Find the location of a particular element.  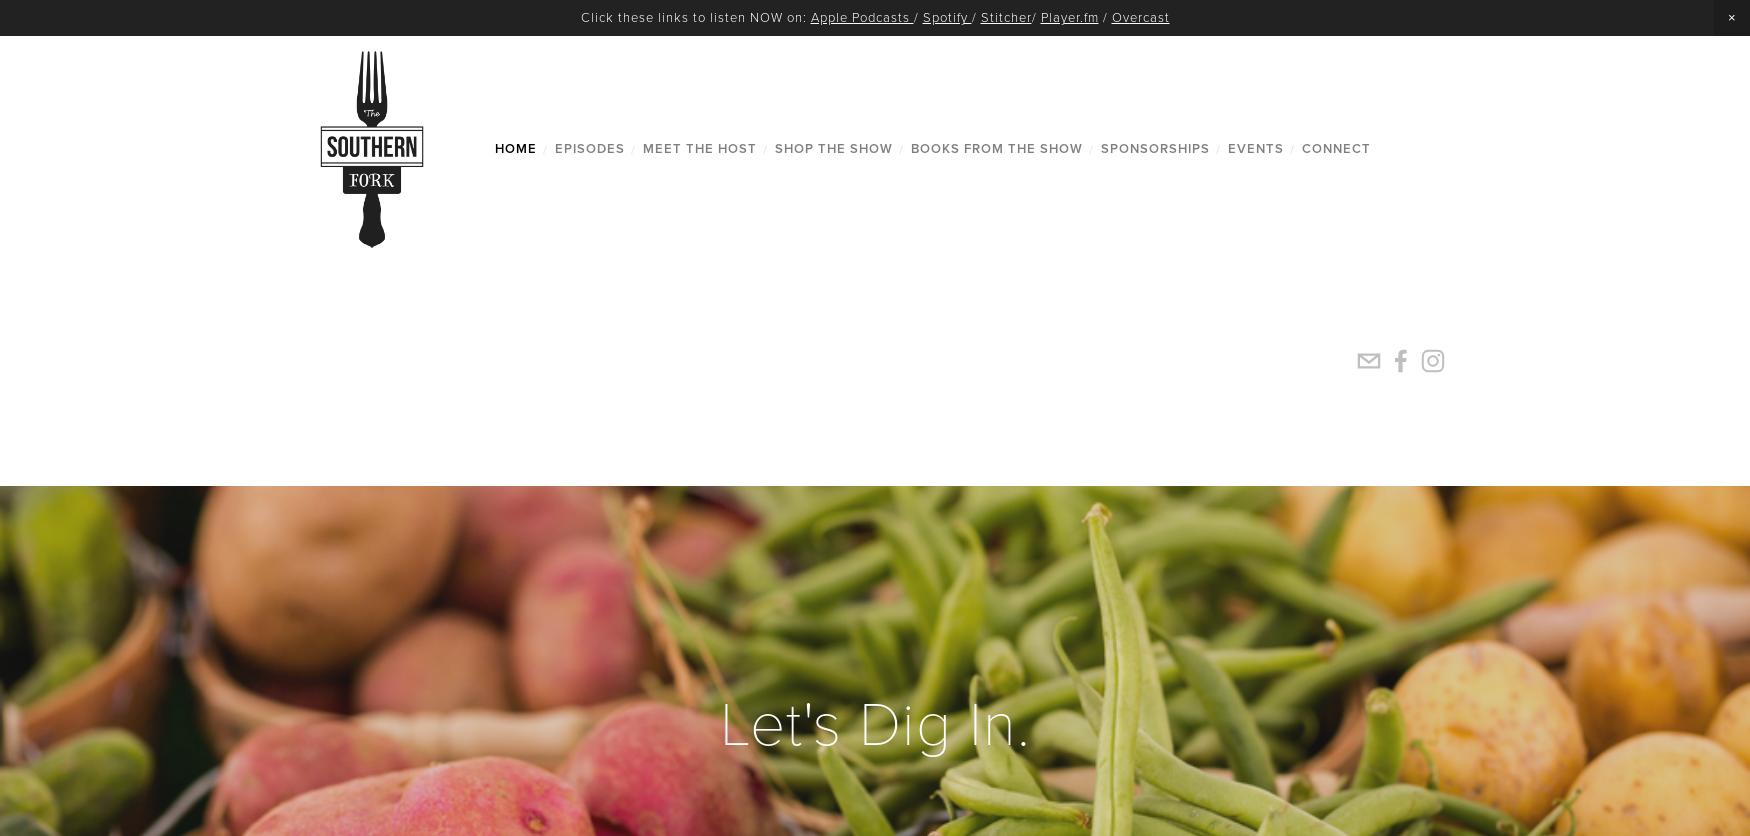

'Shop the Show' is located at coordinates (833, 147).